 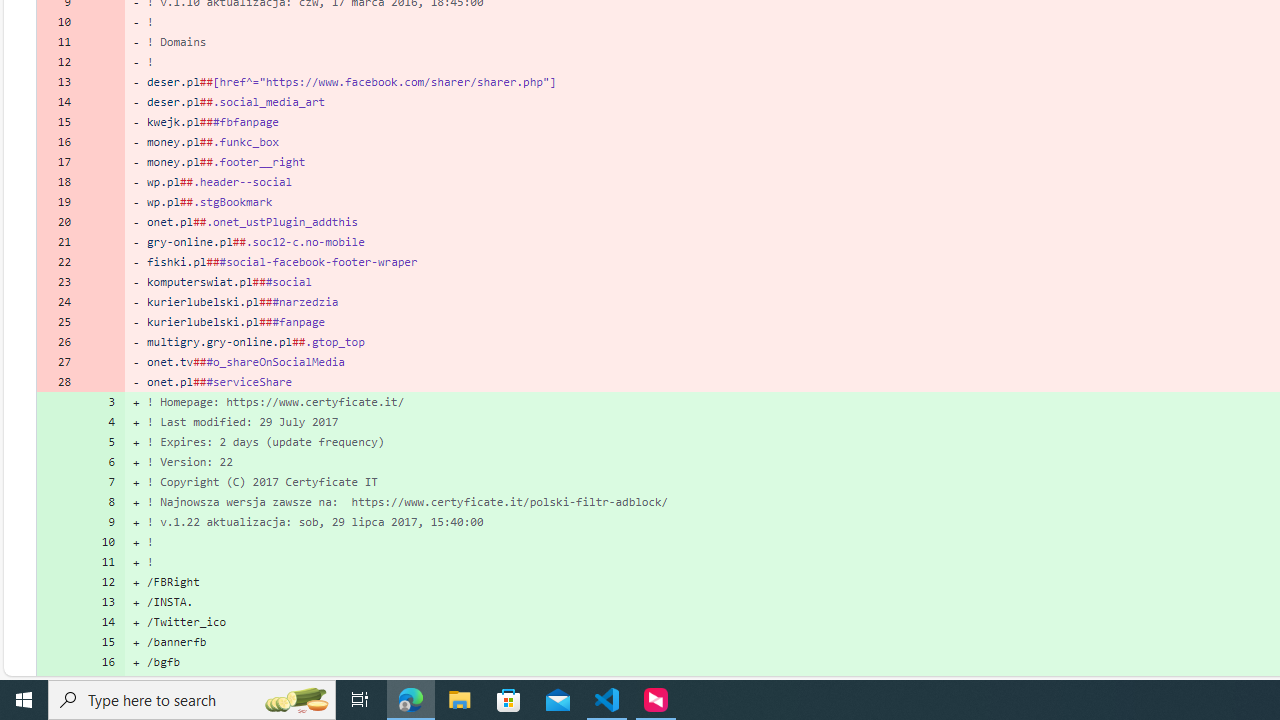 I want to click on '27', so click(x=58, y=362).